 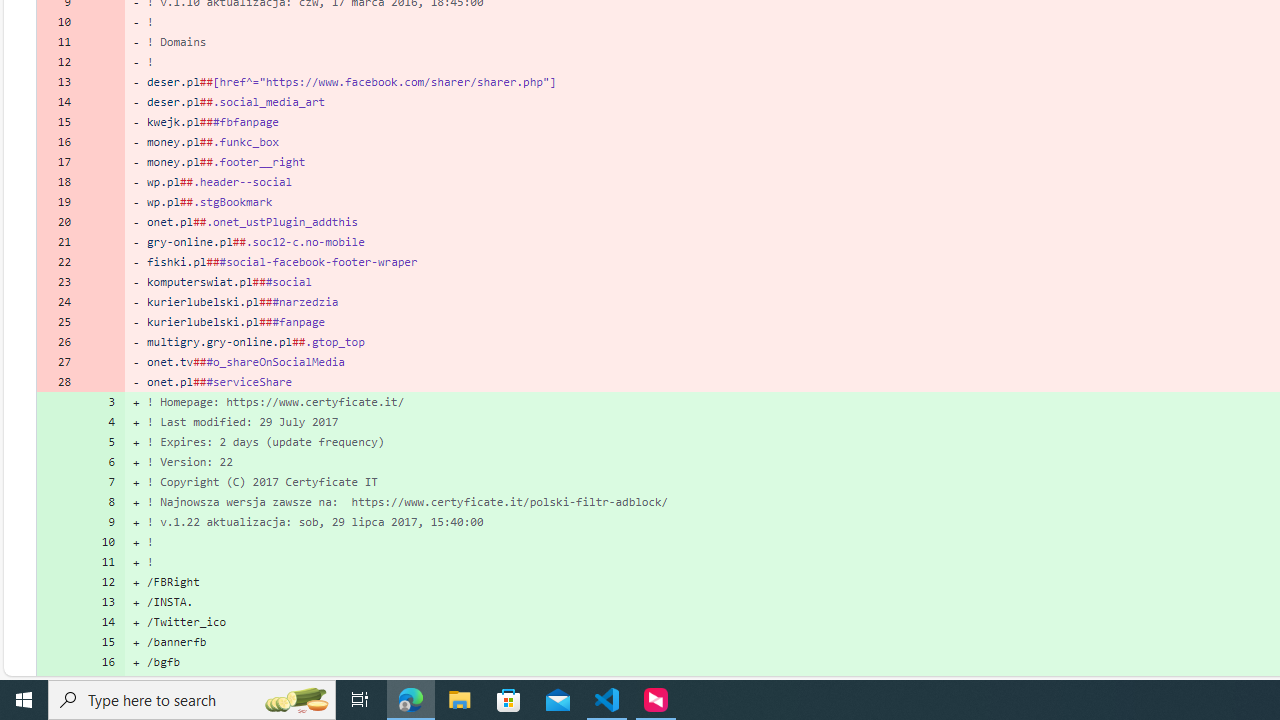 I want to click on '27', so click(x=58, y=362).